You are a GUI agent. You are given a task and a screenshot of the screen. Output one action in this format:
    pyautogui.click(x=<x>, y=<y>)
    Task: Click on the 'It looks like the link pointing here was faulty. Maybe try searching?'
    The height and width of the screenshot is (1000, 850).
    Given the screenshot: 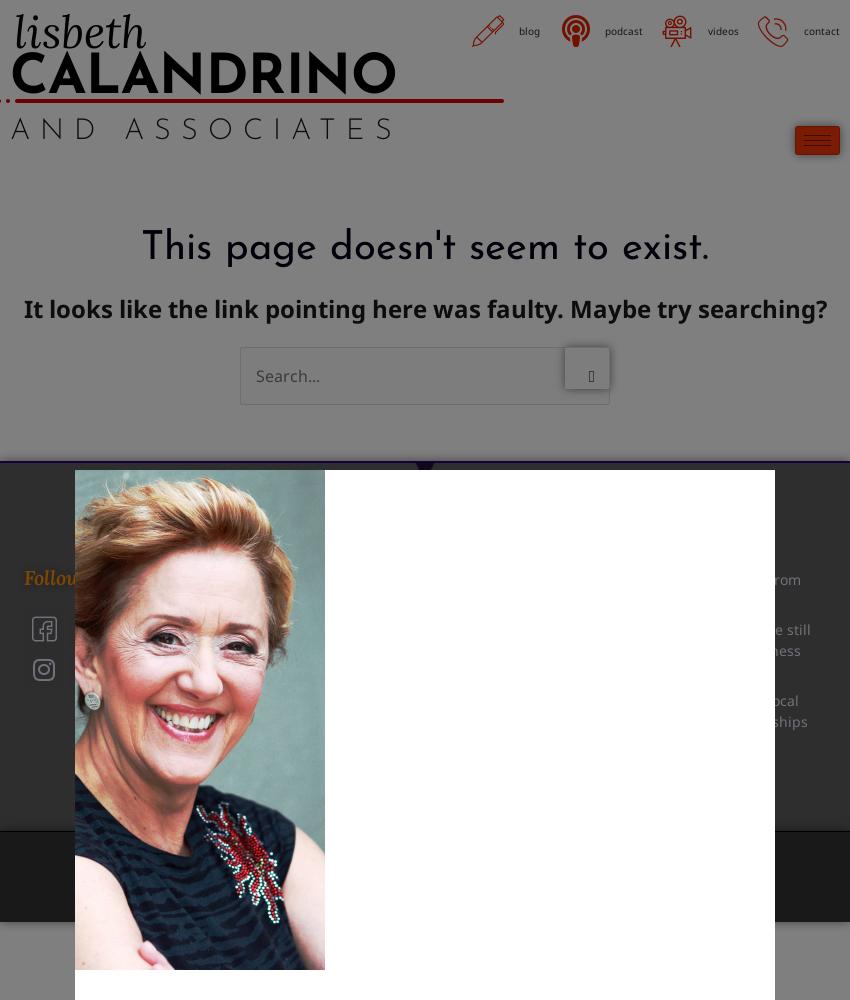 What is the action you would take?
    pyautogui.click(x=424, y=307)
    